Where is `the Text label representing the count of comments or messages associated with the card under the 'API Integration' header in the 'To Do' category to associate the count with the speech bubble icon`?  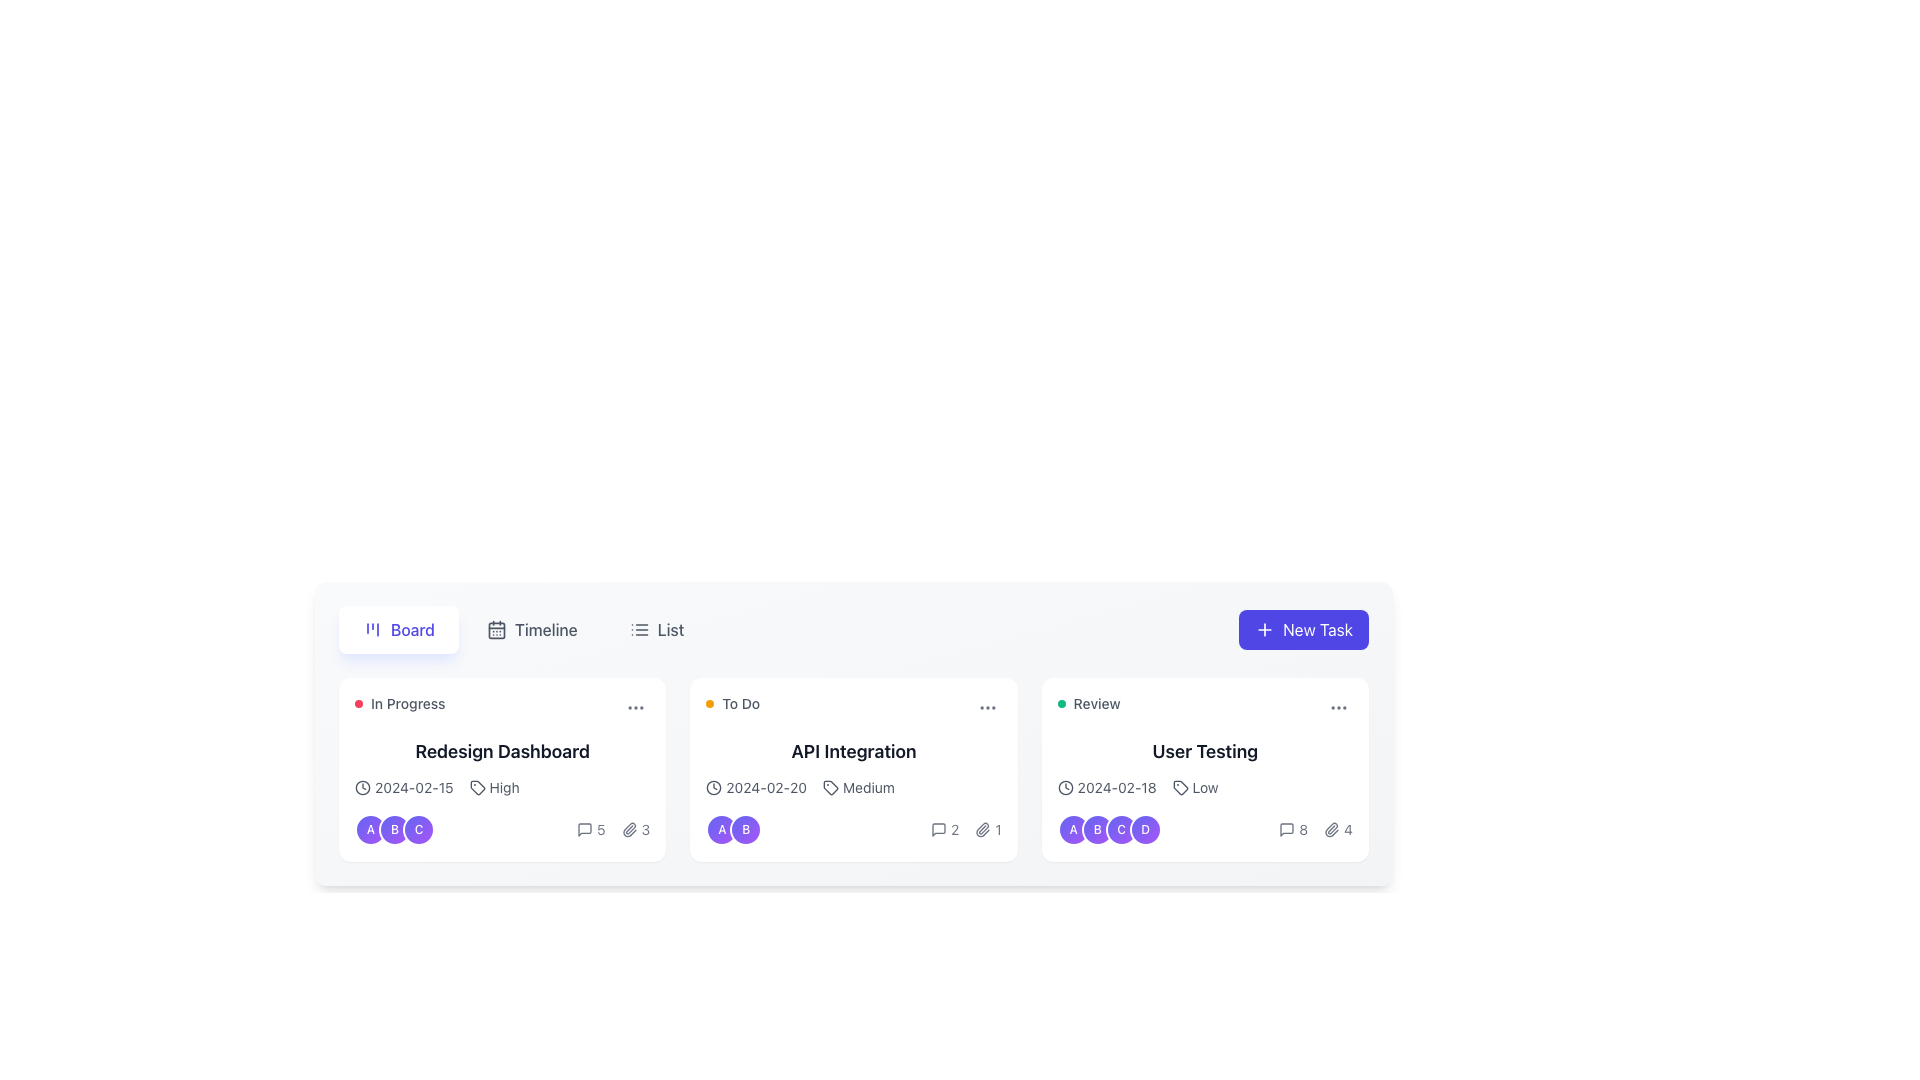
the Text label representing the count of comments or messages associated with the card under the 'API Integration' header in the 'To Do' category to associate the count with the speech bubble icon is located at coordinates (954, 829).